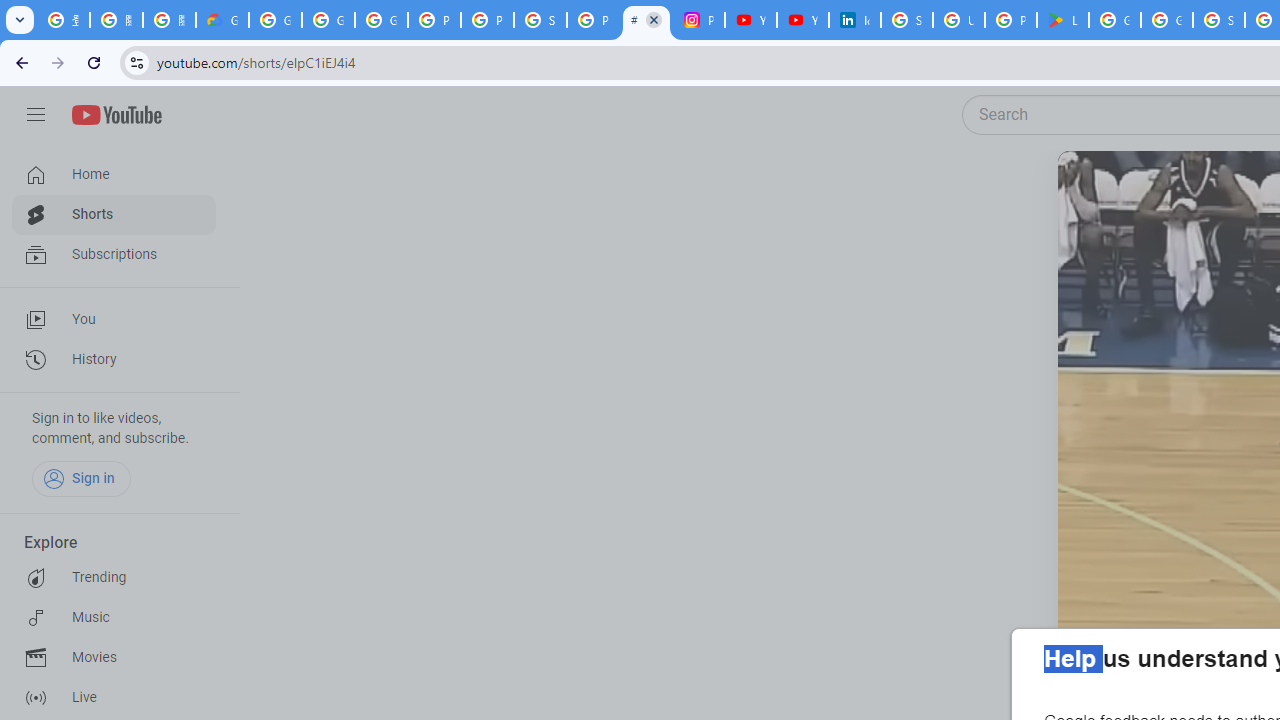 Image resolution: width=1280 pixels, height=720 pixels. I want to click on 'Sign in - Google Accounts', so click(540, 20).